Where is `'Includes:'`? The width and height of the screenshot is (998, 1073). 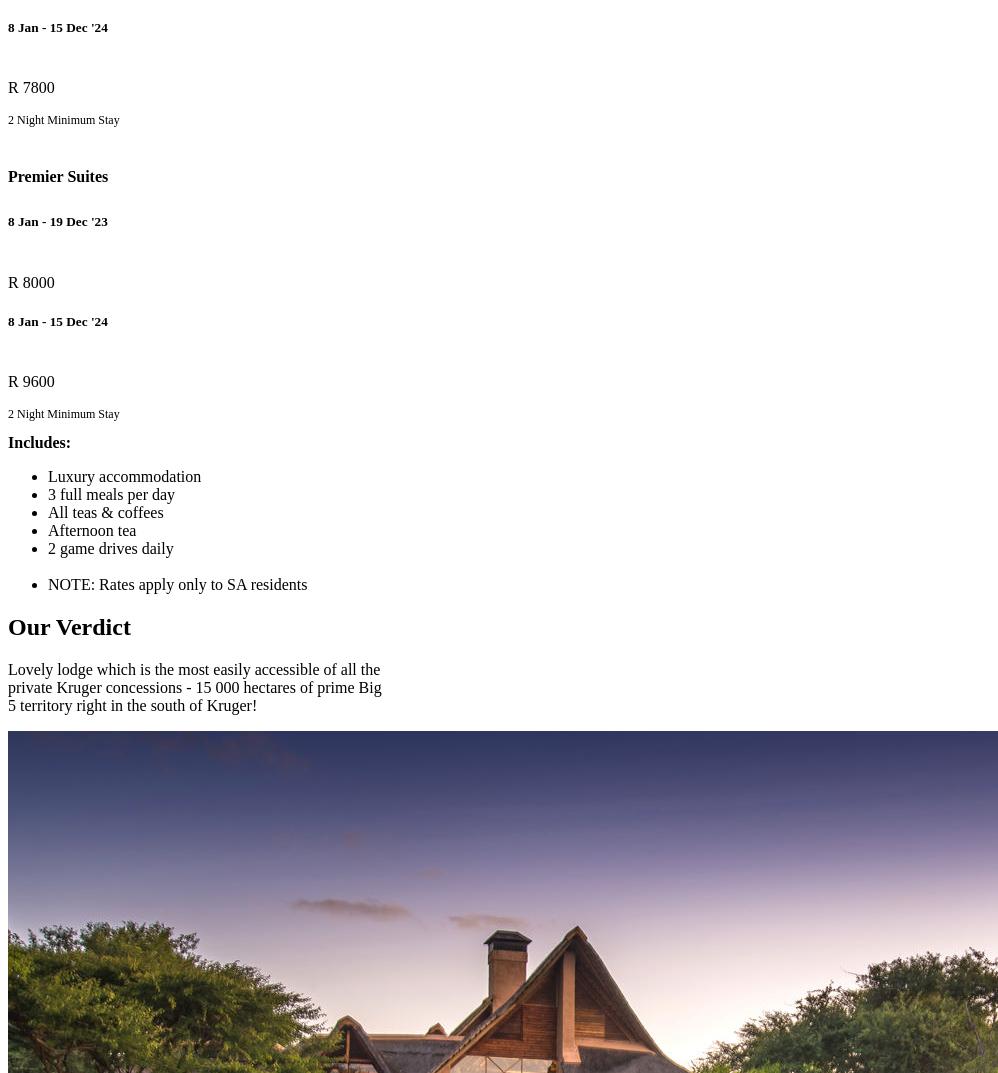 'Includes:' is located at coordinates (39, 441).